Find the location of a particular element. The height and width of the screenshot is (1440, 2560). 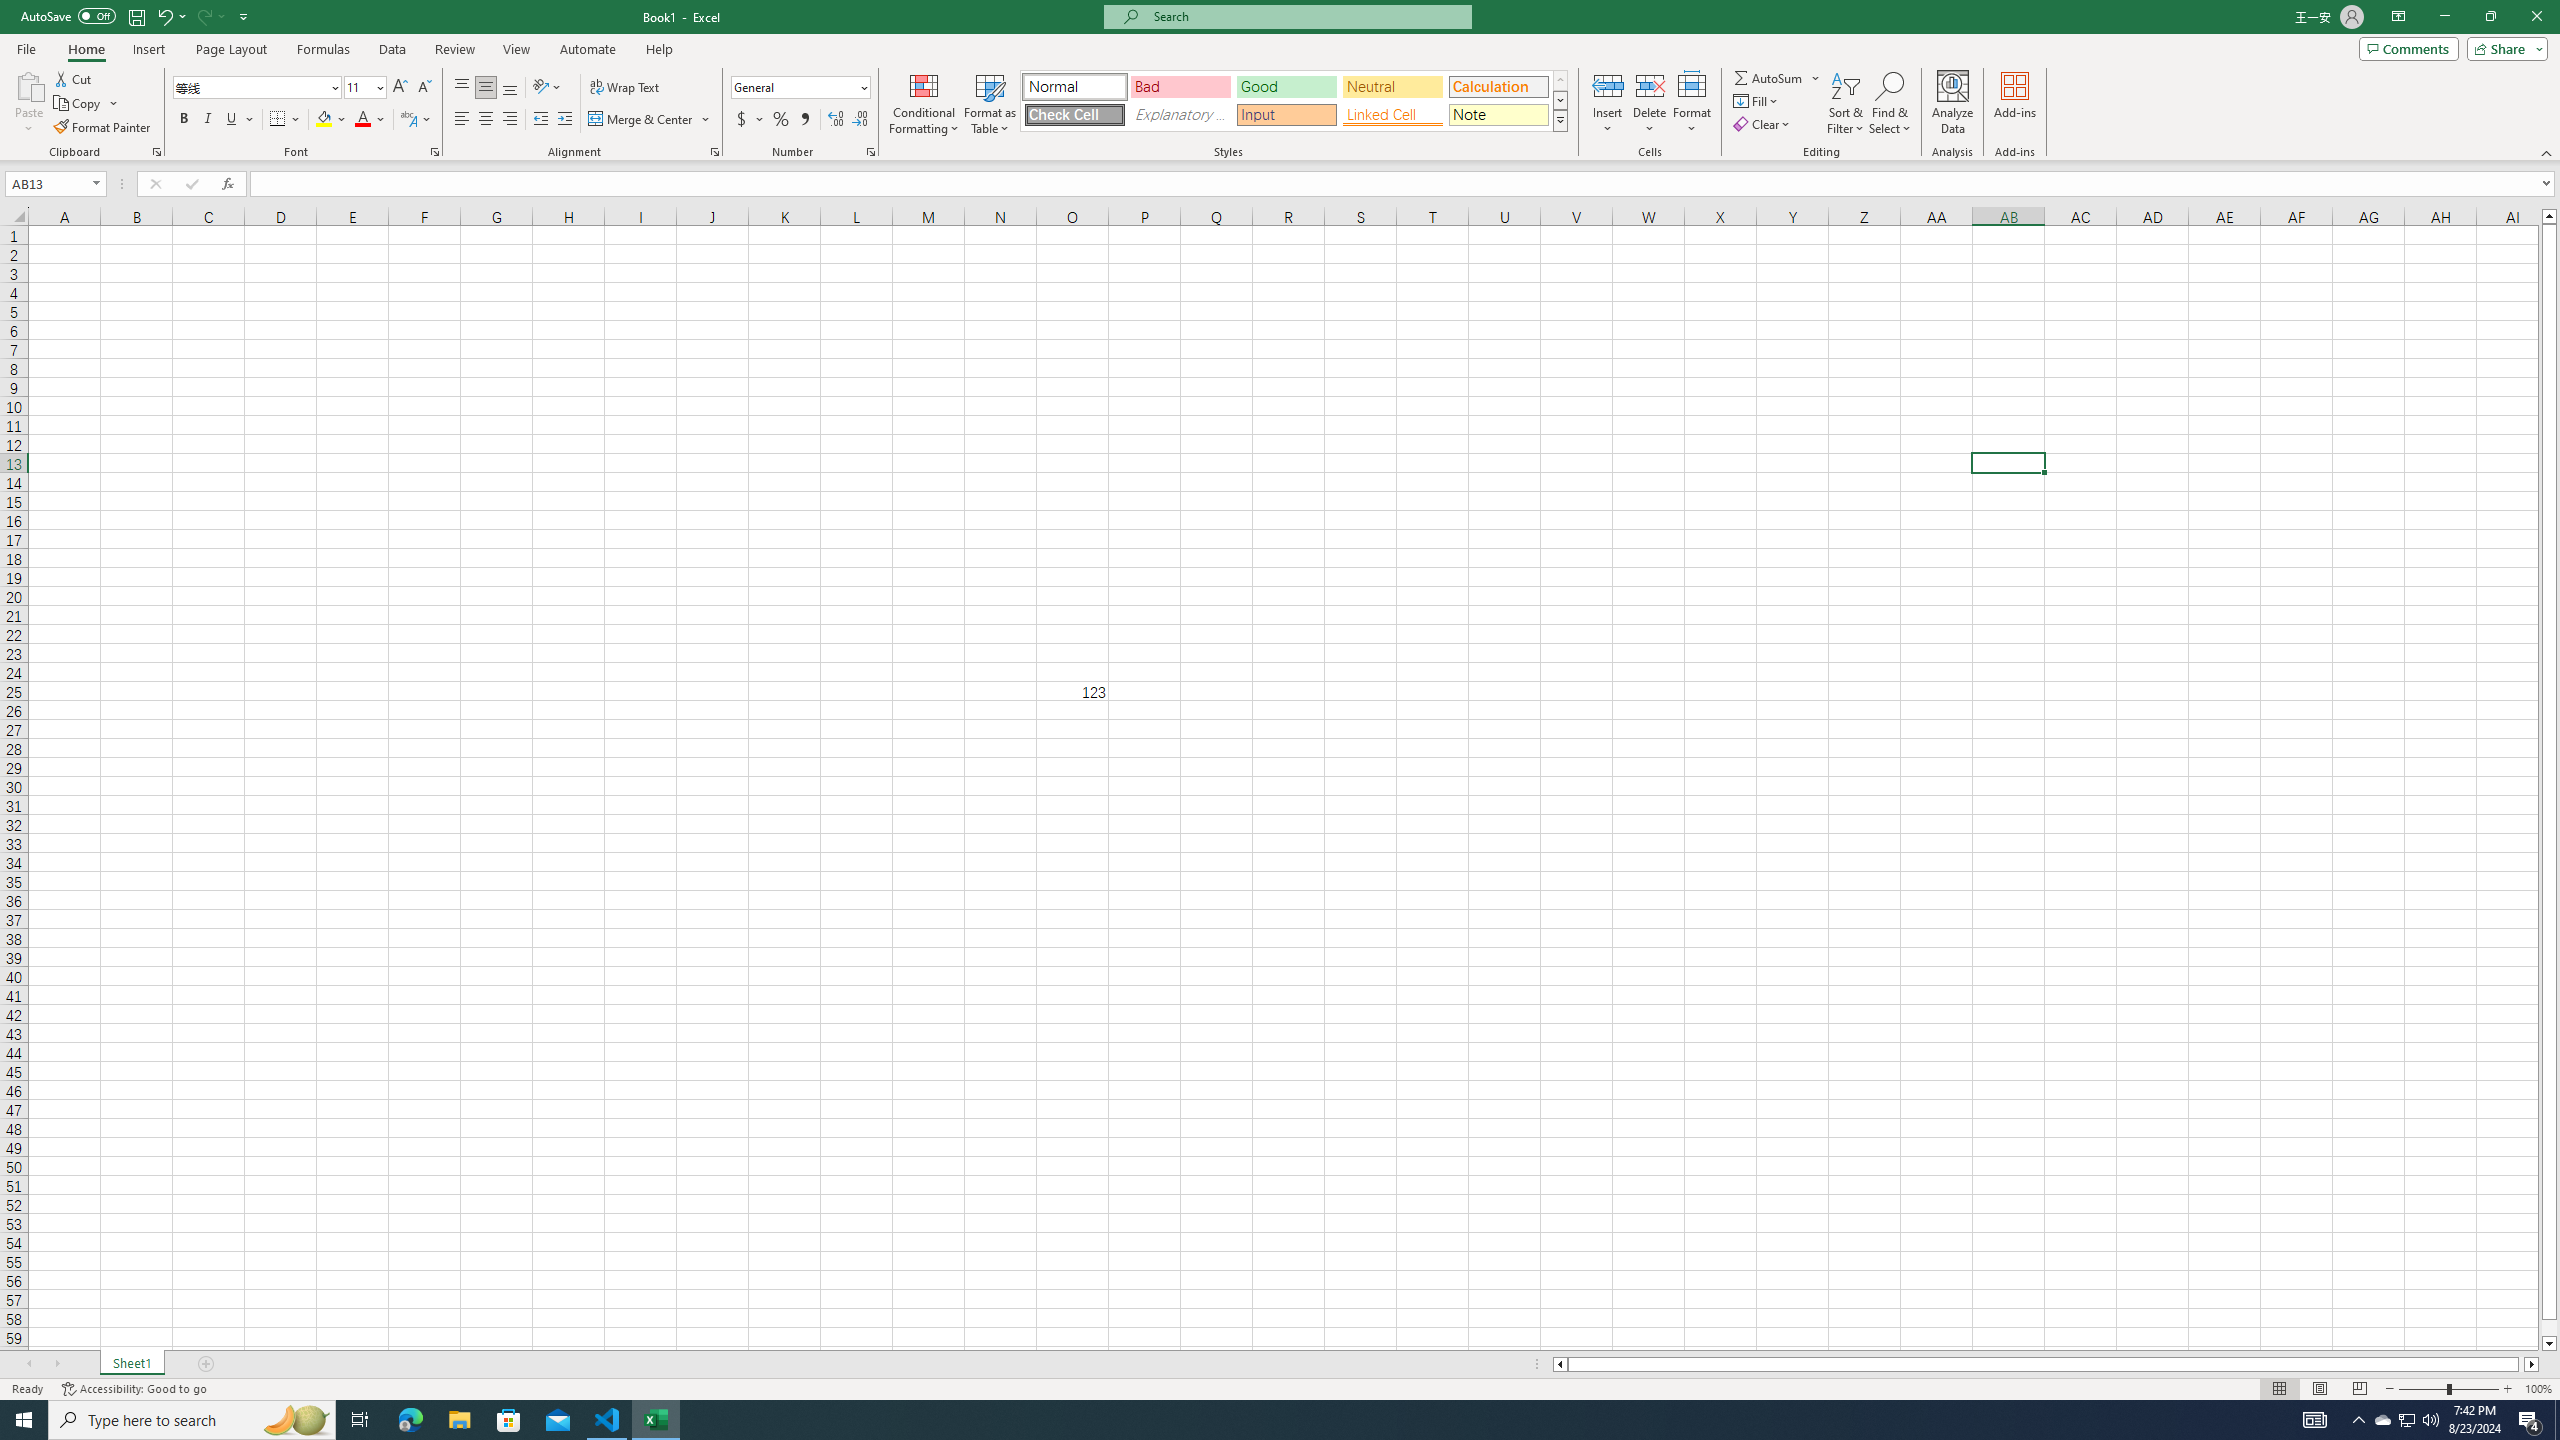

'Sort & Filter' is located at coordinates (1844, 103).